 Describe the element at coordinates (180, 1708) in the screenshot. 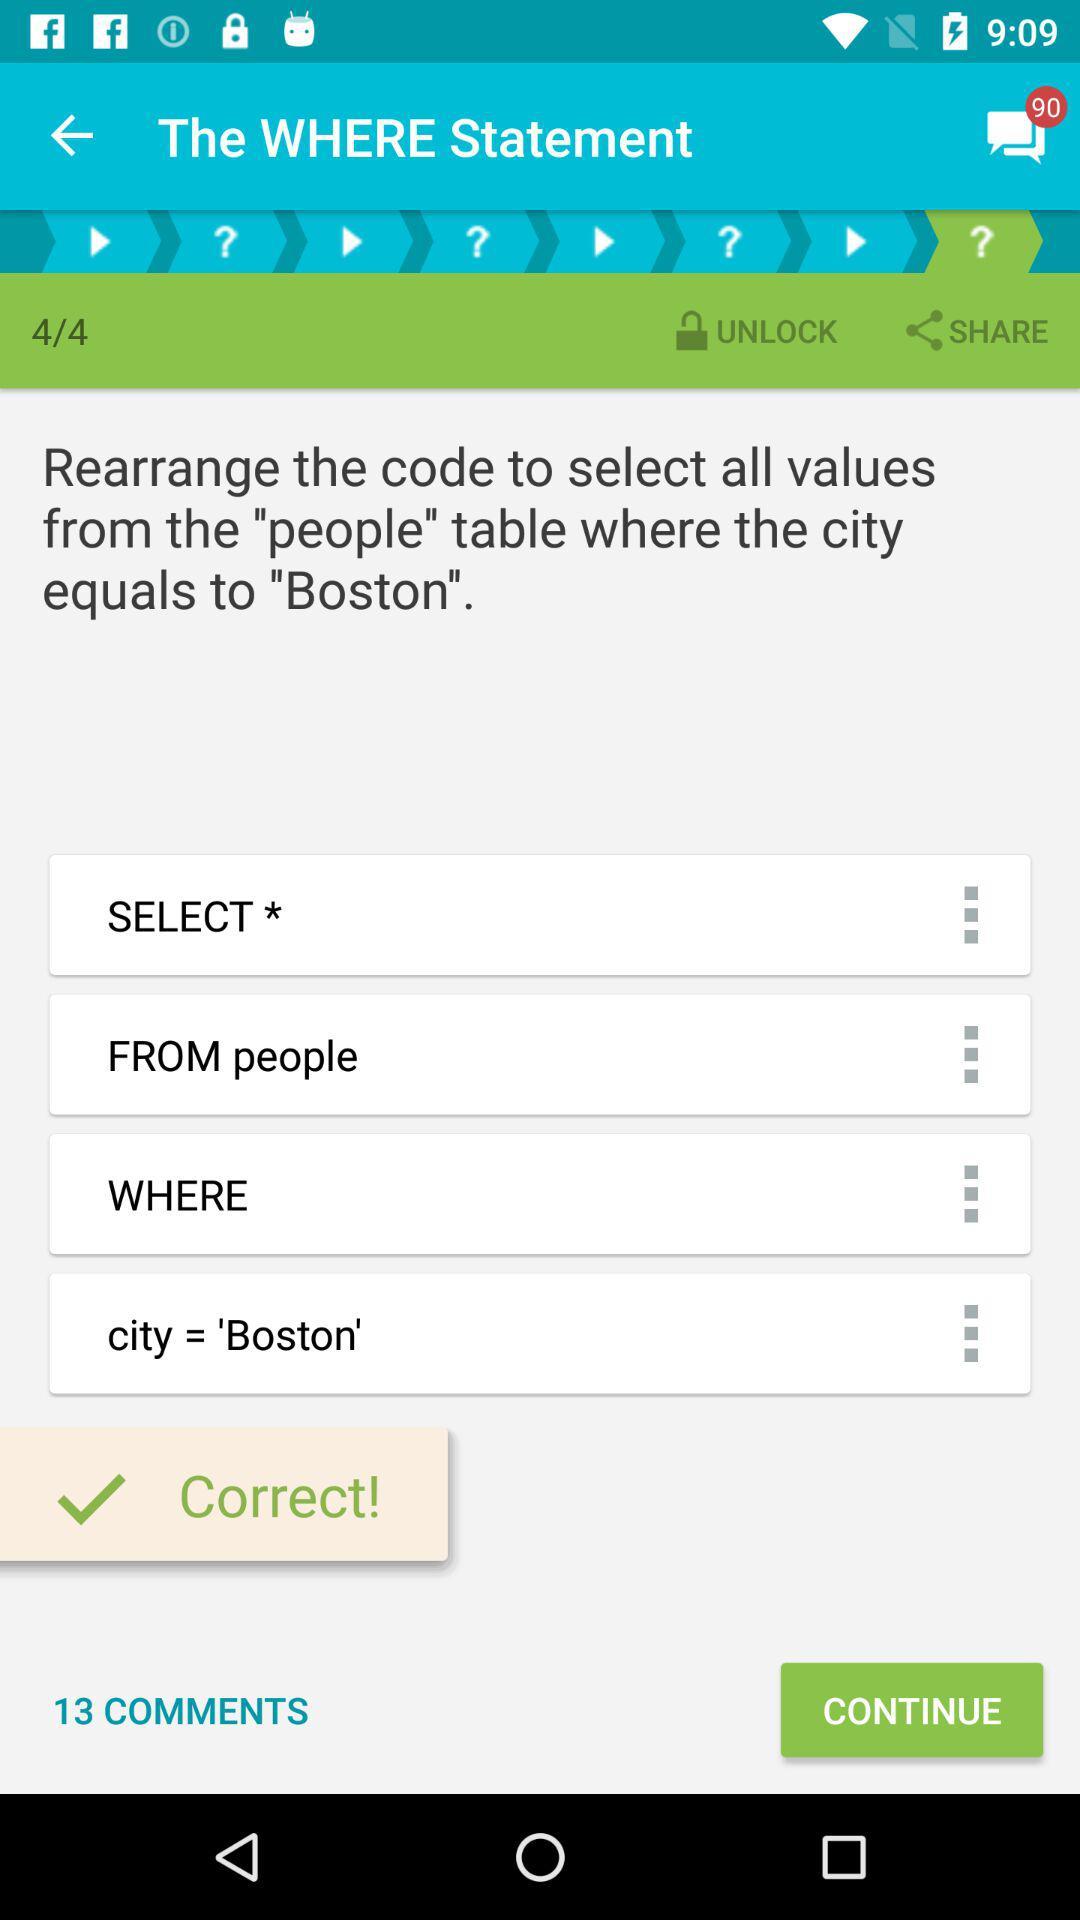

I see `13 comments icon` at that location.